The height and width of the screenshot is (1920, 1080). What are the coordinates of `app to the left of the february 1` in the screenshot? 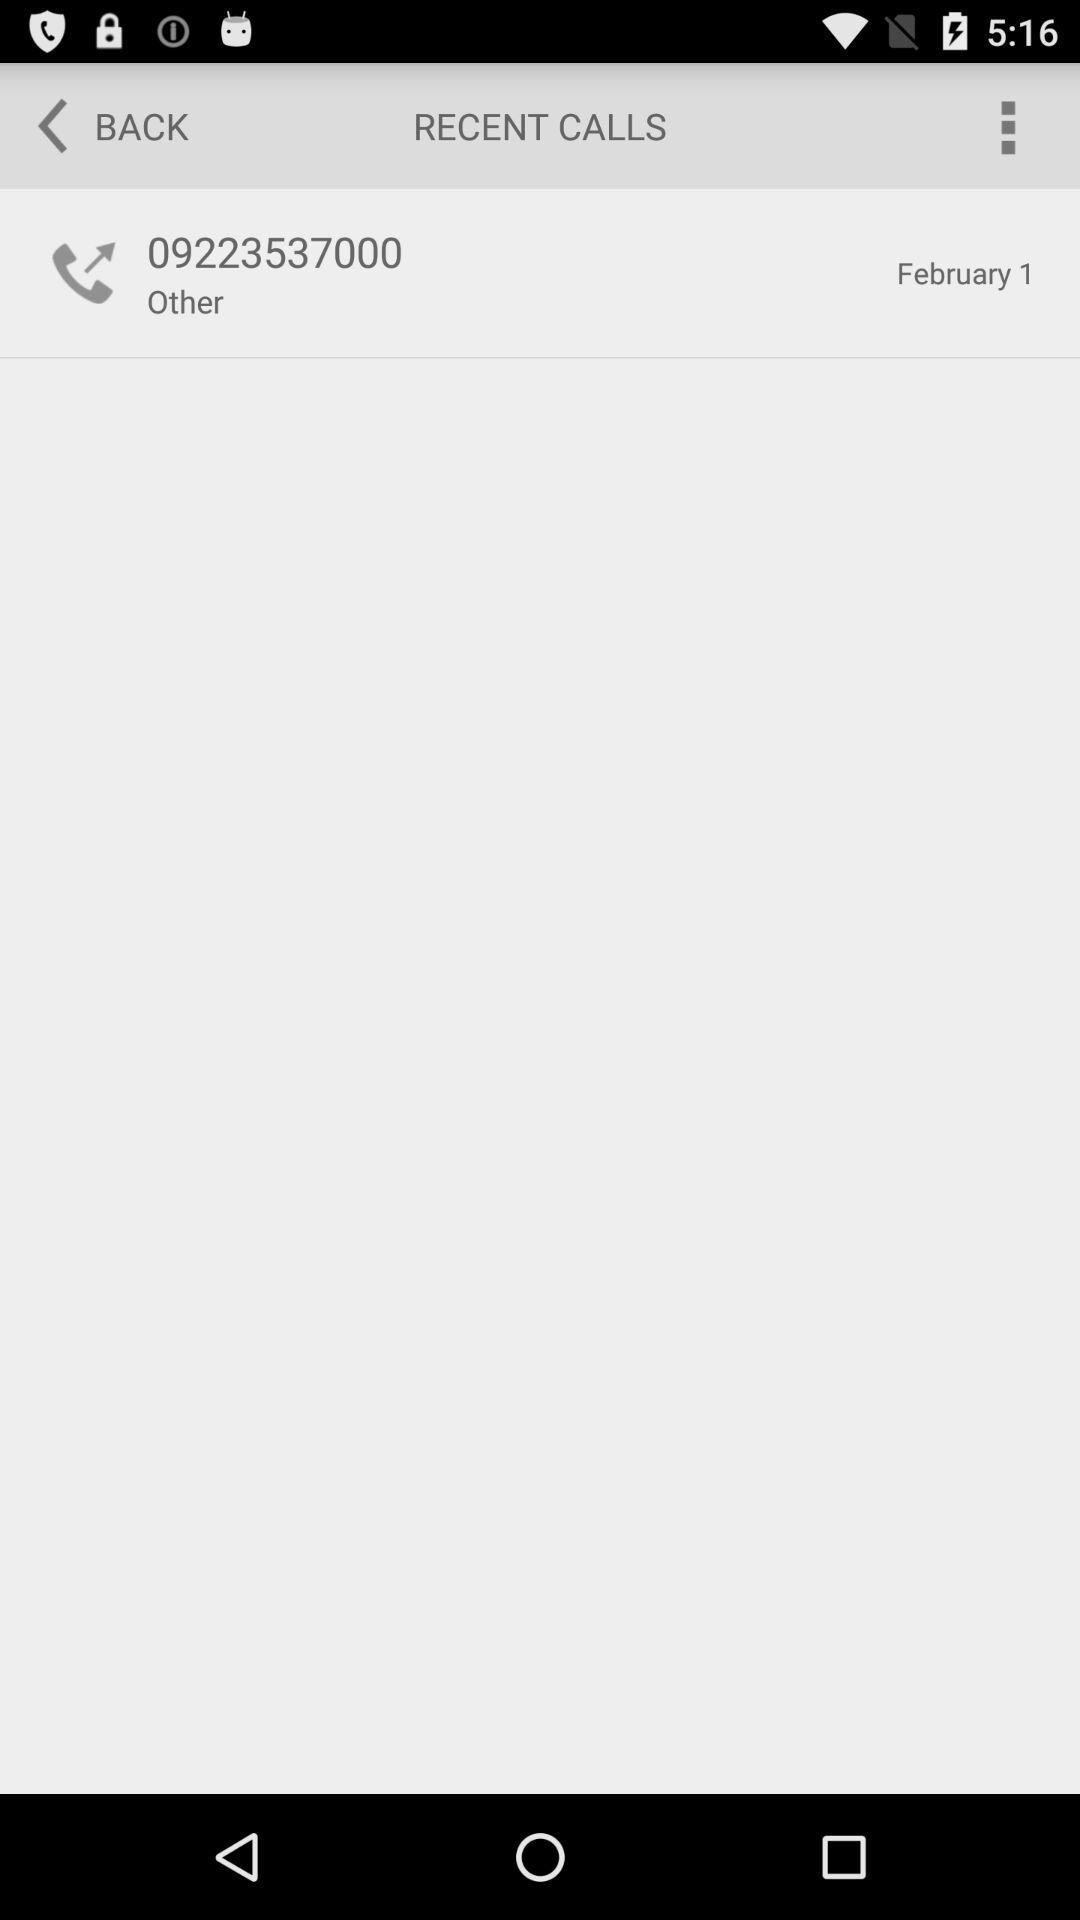 It's located at (510, 250).